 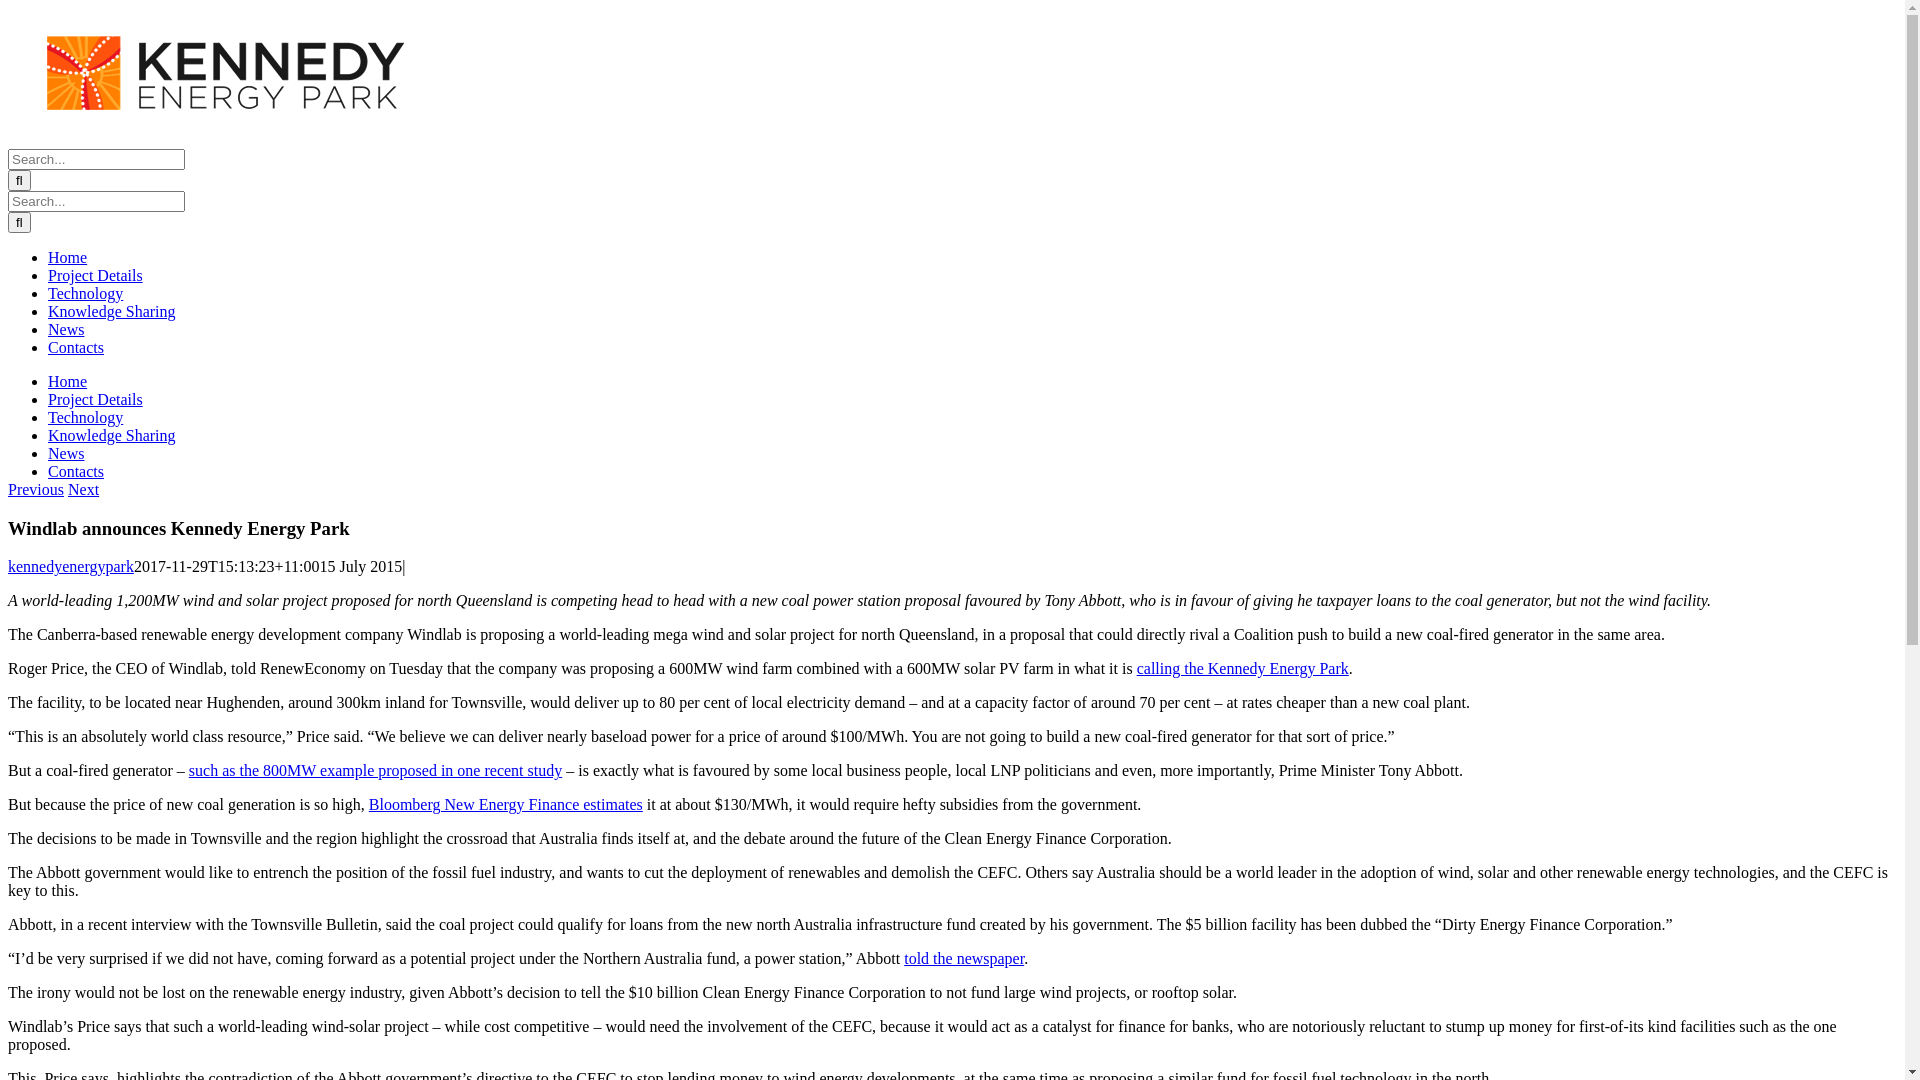 What do you see at coordinates (82, 489) in the screenshot?
I see `'Next'` at bounding box center [82, 489].